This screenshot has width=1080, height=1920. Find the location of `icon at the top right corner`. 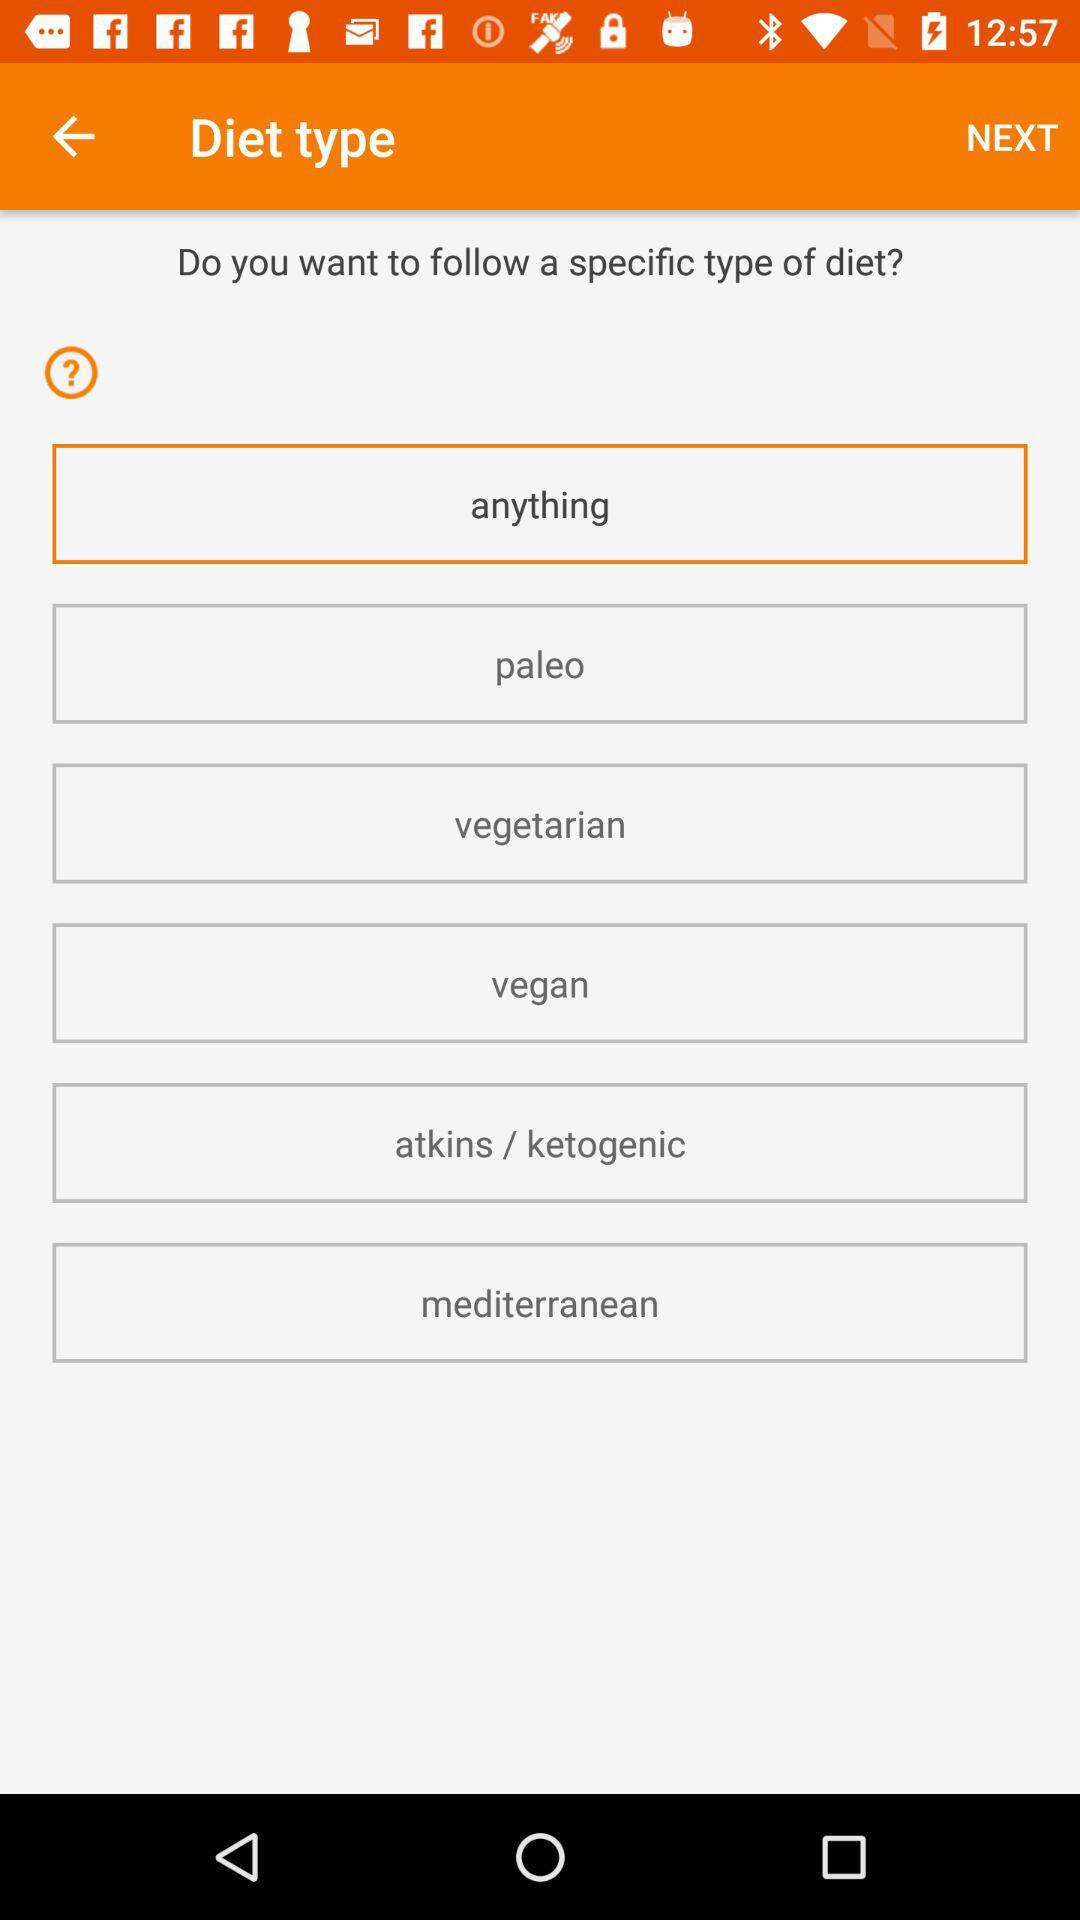

icon at the top right corner is located at coordinates (1012, 135).